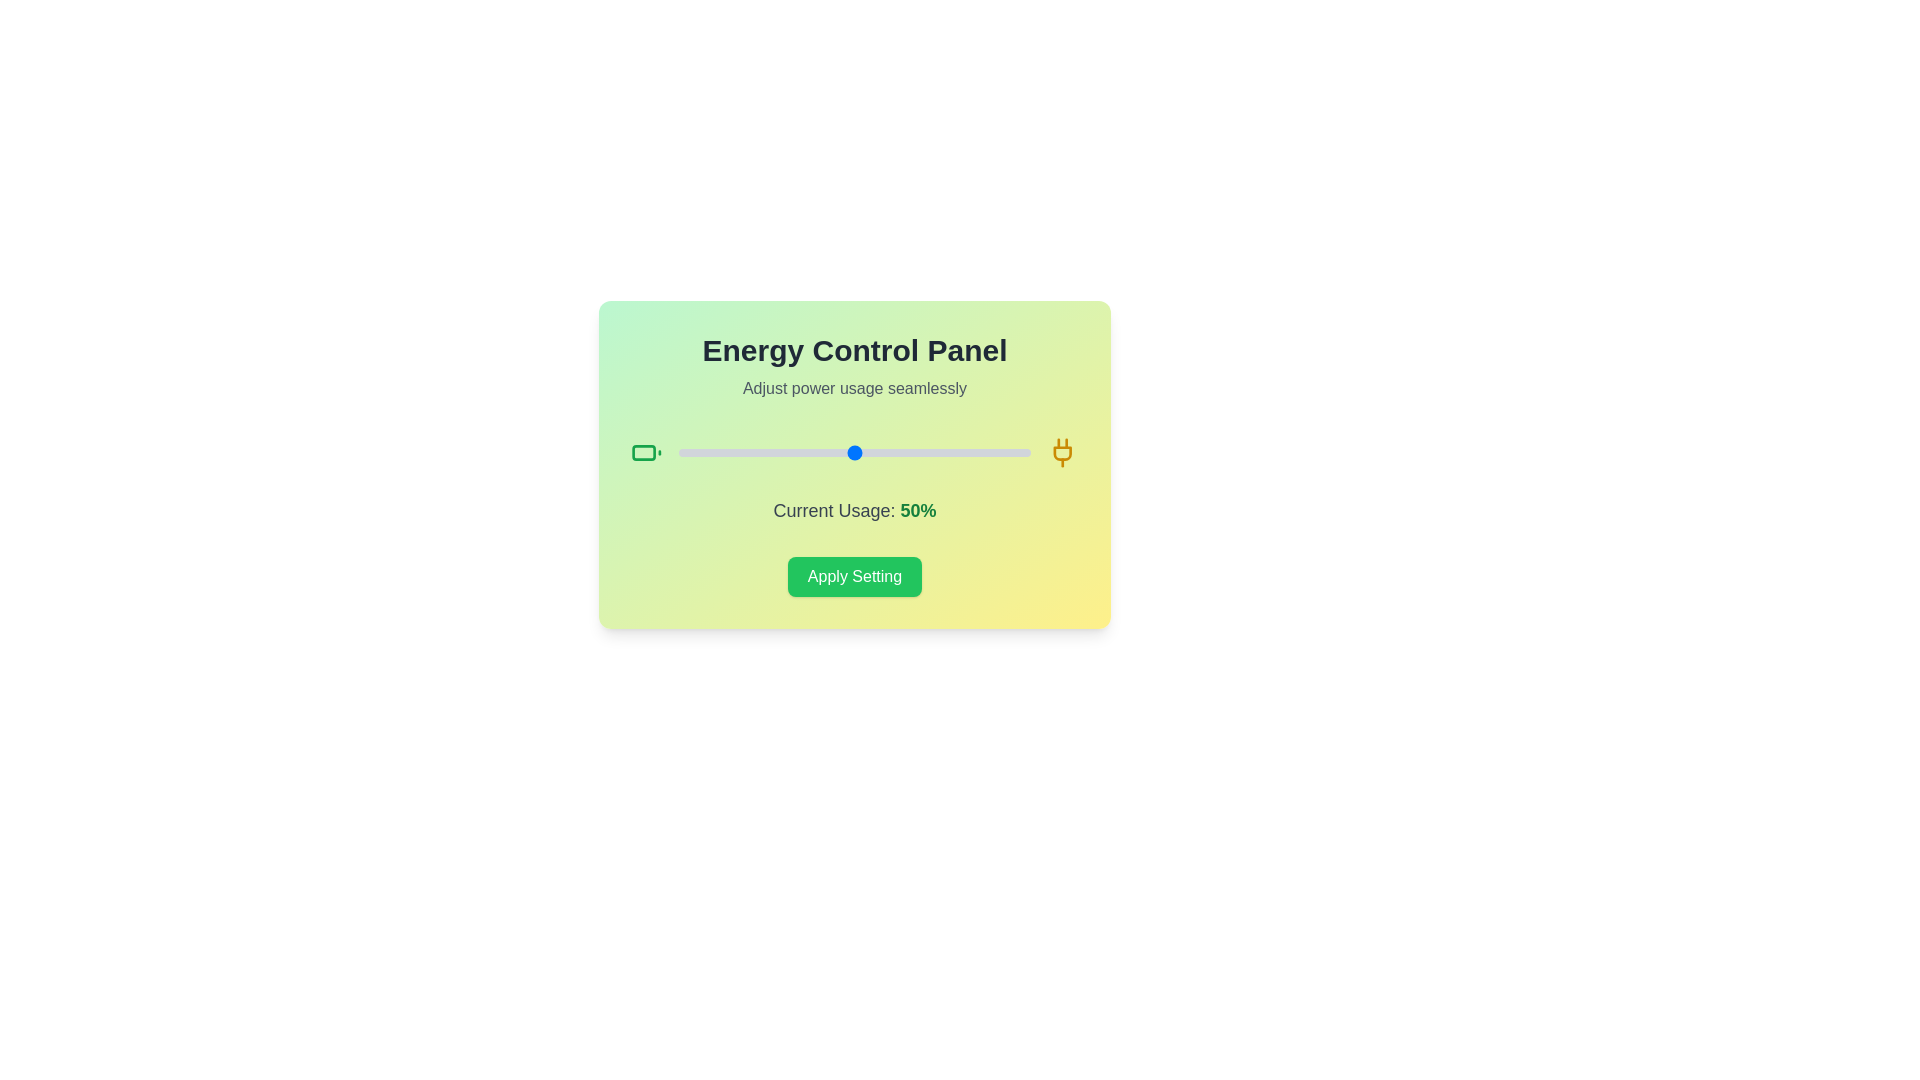  What do you see at coordinates (797, 452) in the screenshot?
I see `the current usage` at bounding box center [797, 452].